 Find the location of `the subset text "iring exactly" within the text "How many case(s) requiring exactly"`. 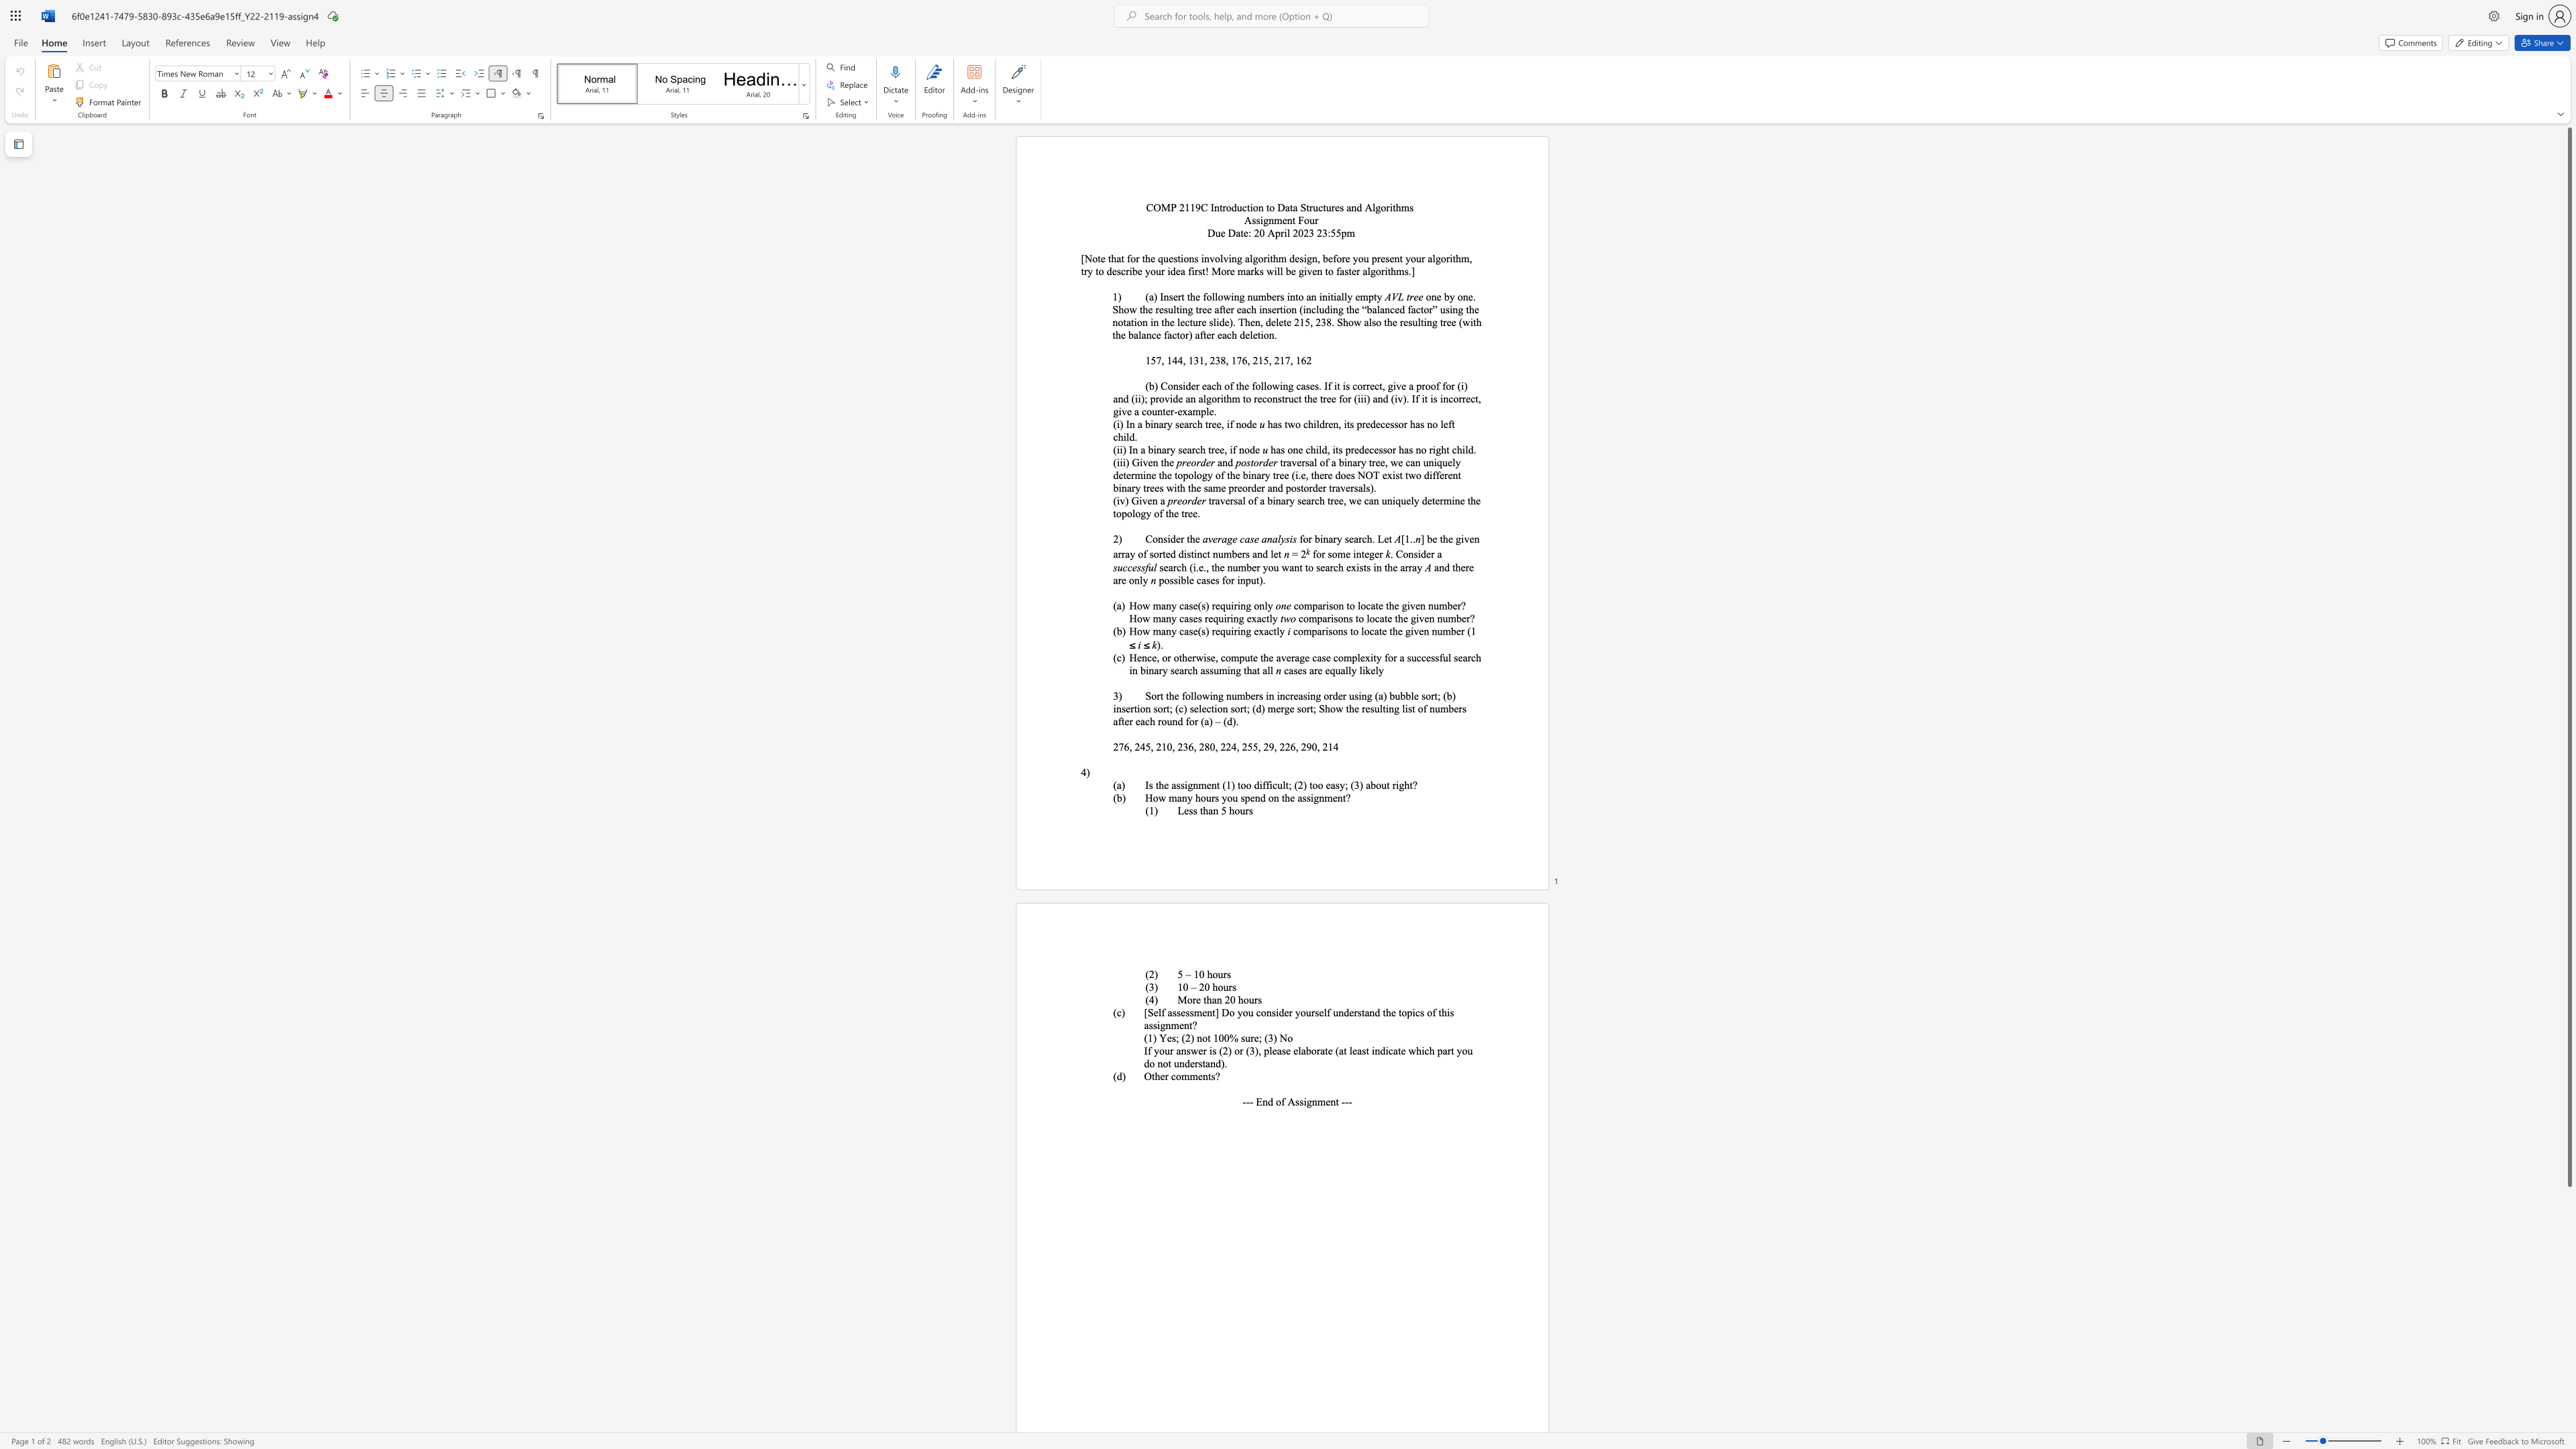

the subset text "iring exactly" within the text "How many case(s) requiring exactly" is located at coordinates (1231, 631).